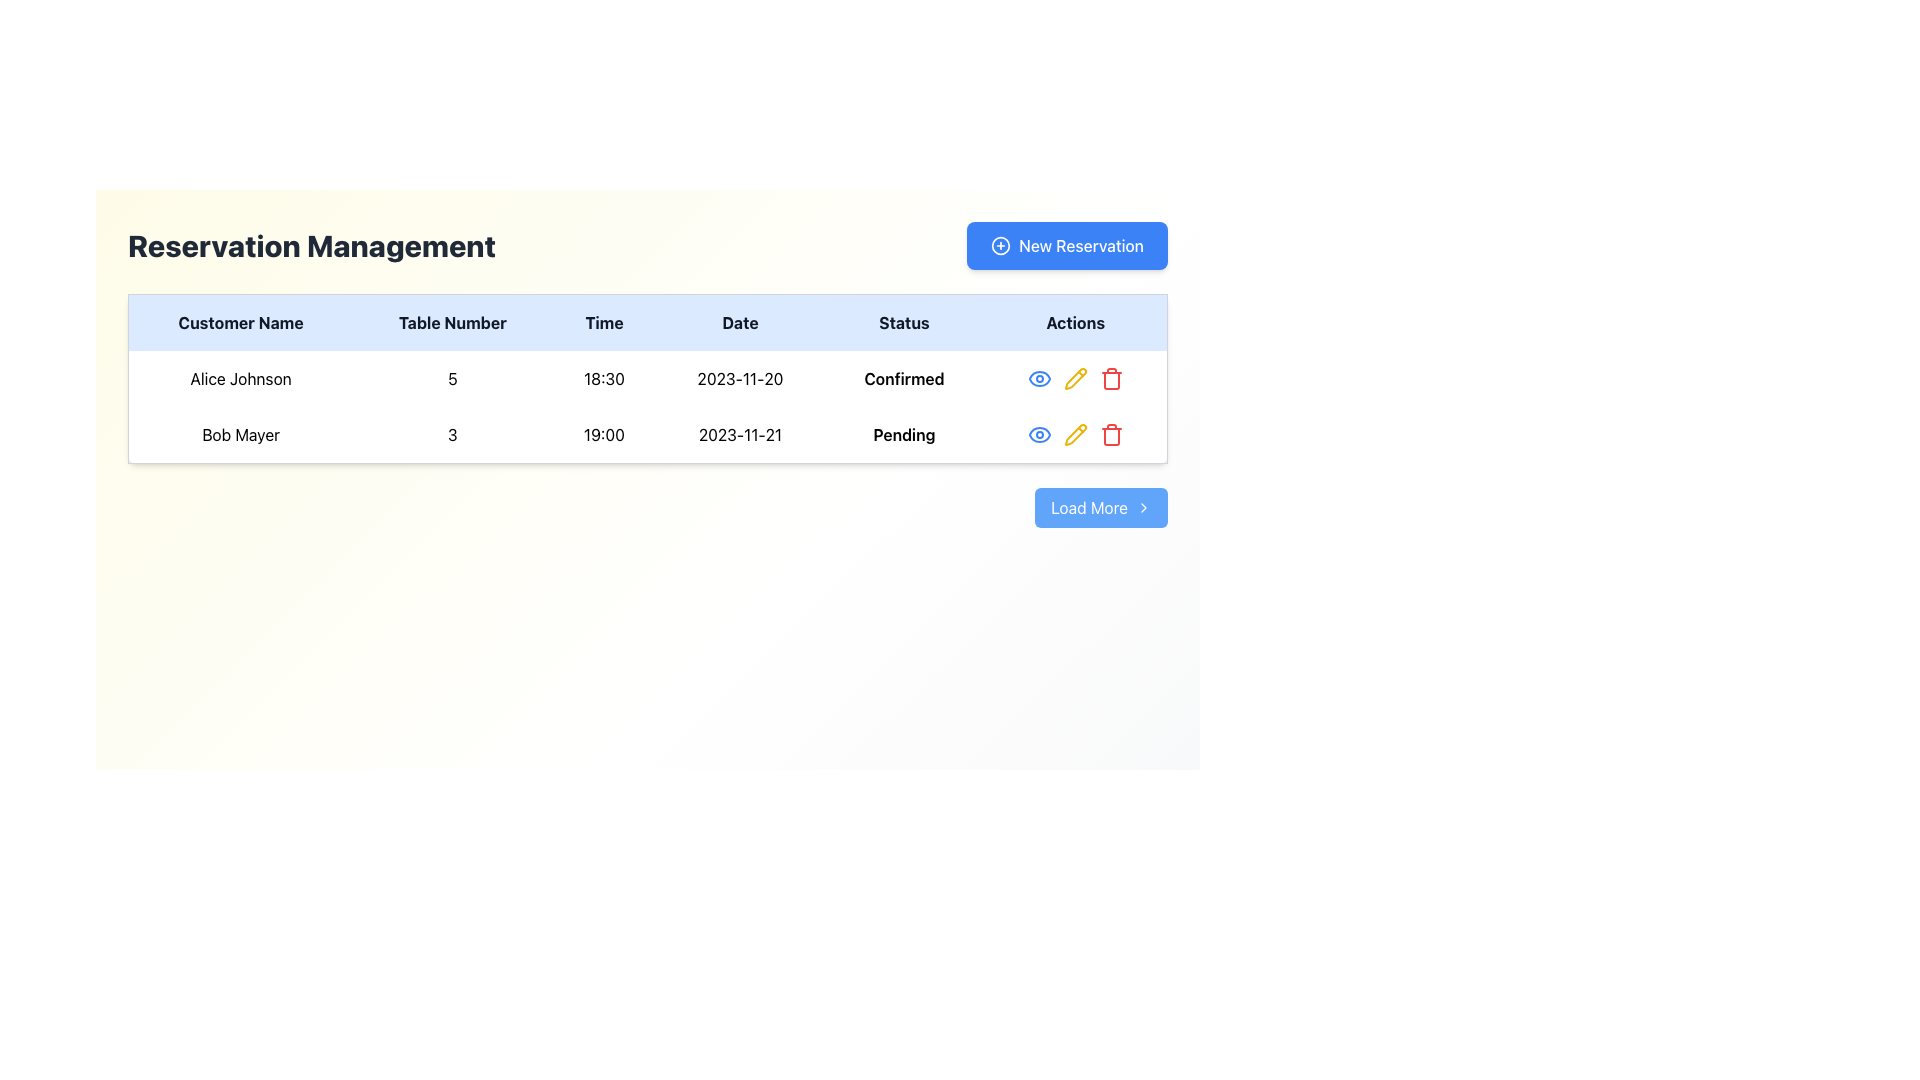 This screenshot has width=1920, height=1080. Describe the element at coordinates (603, 321) in the screenshot. I see `the 'Time' text label, which is a bold, black font label in a light blue background, located in the table header between 'Table Number' and 'Date'` at that location.